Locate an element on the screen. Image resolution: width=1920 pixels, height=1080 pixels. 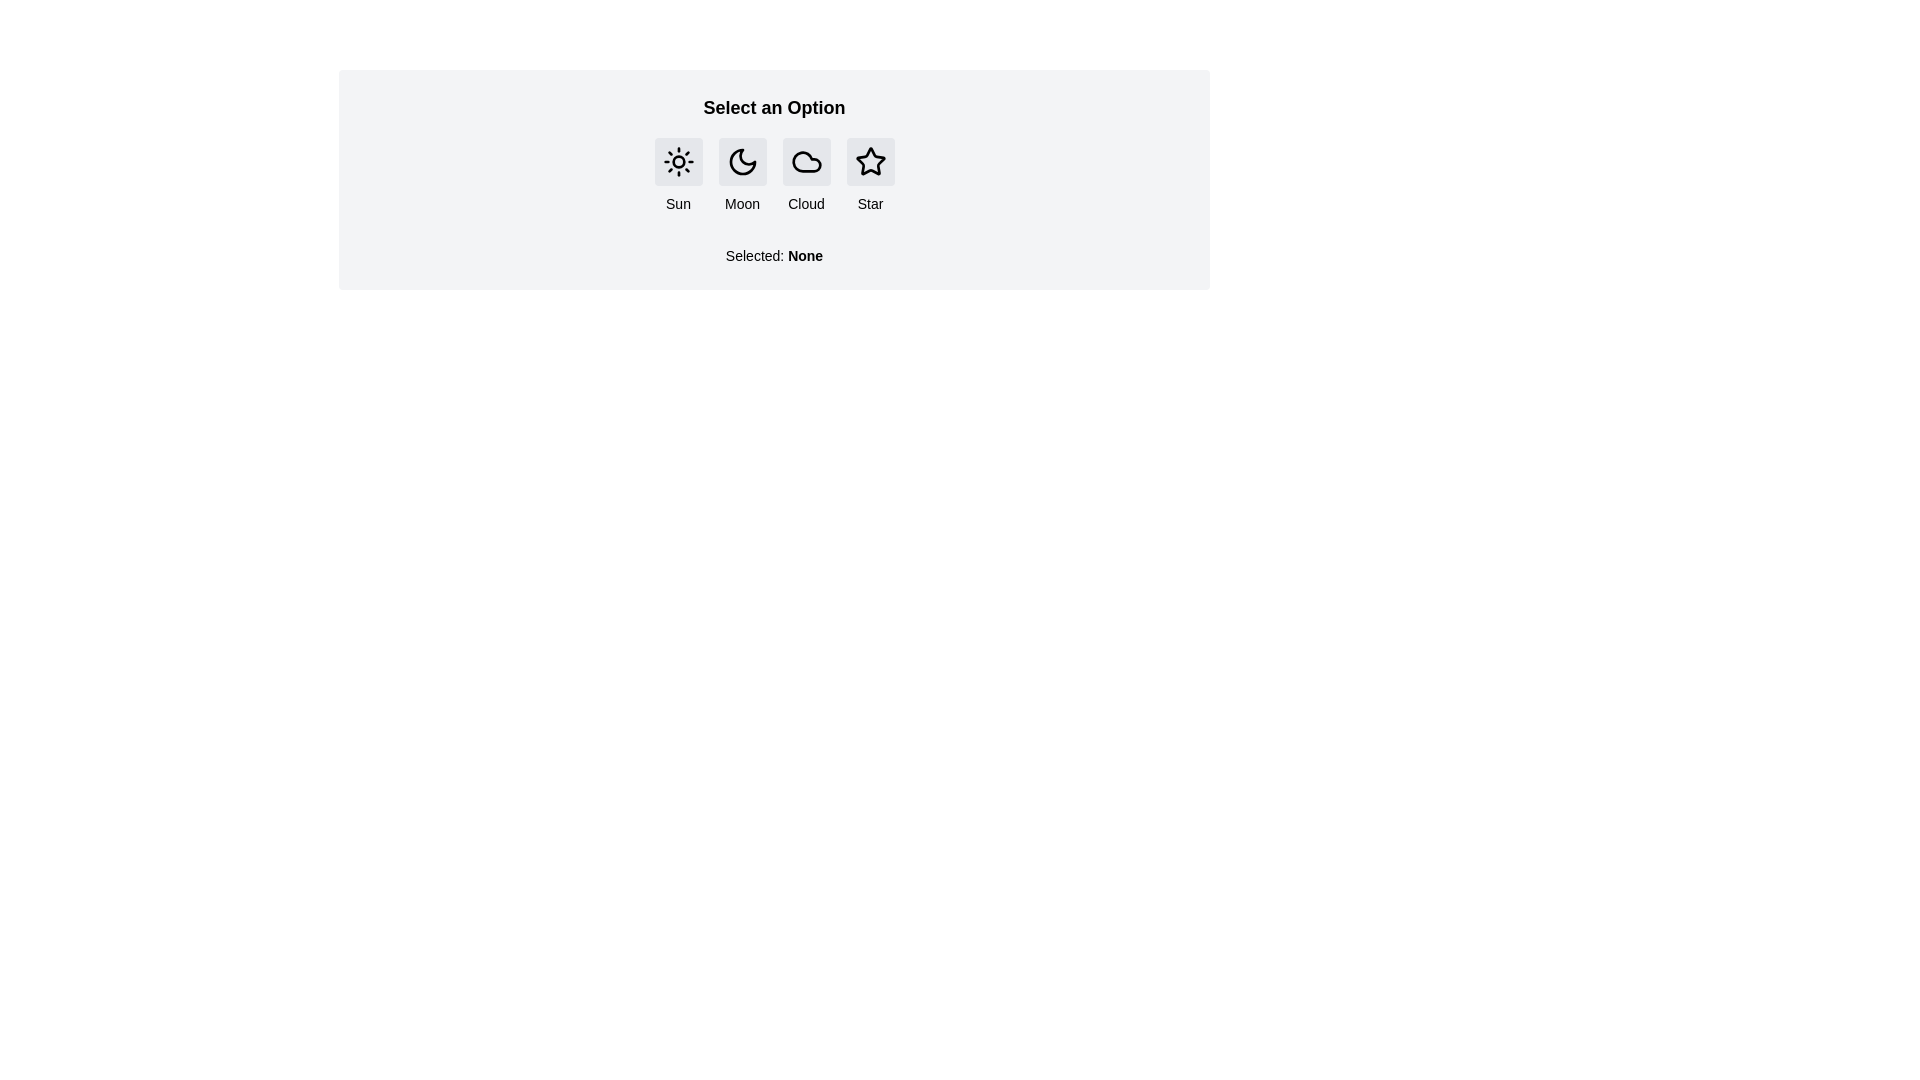
the bold text label that displays 'None', which is part of the phrase 'Selected: None', located below a horizontal group of icons is located at coordinates (805, 254).